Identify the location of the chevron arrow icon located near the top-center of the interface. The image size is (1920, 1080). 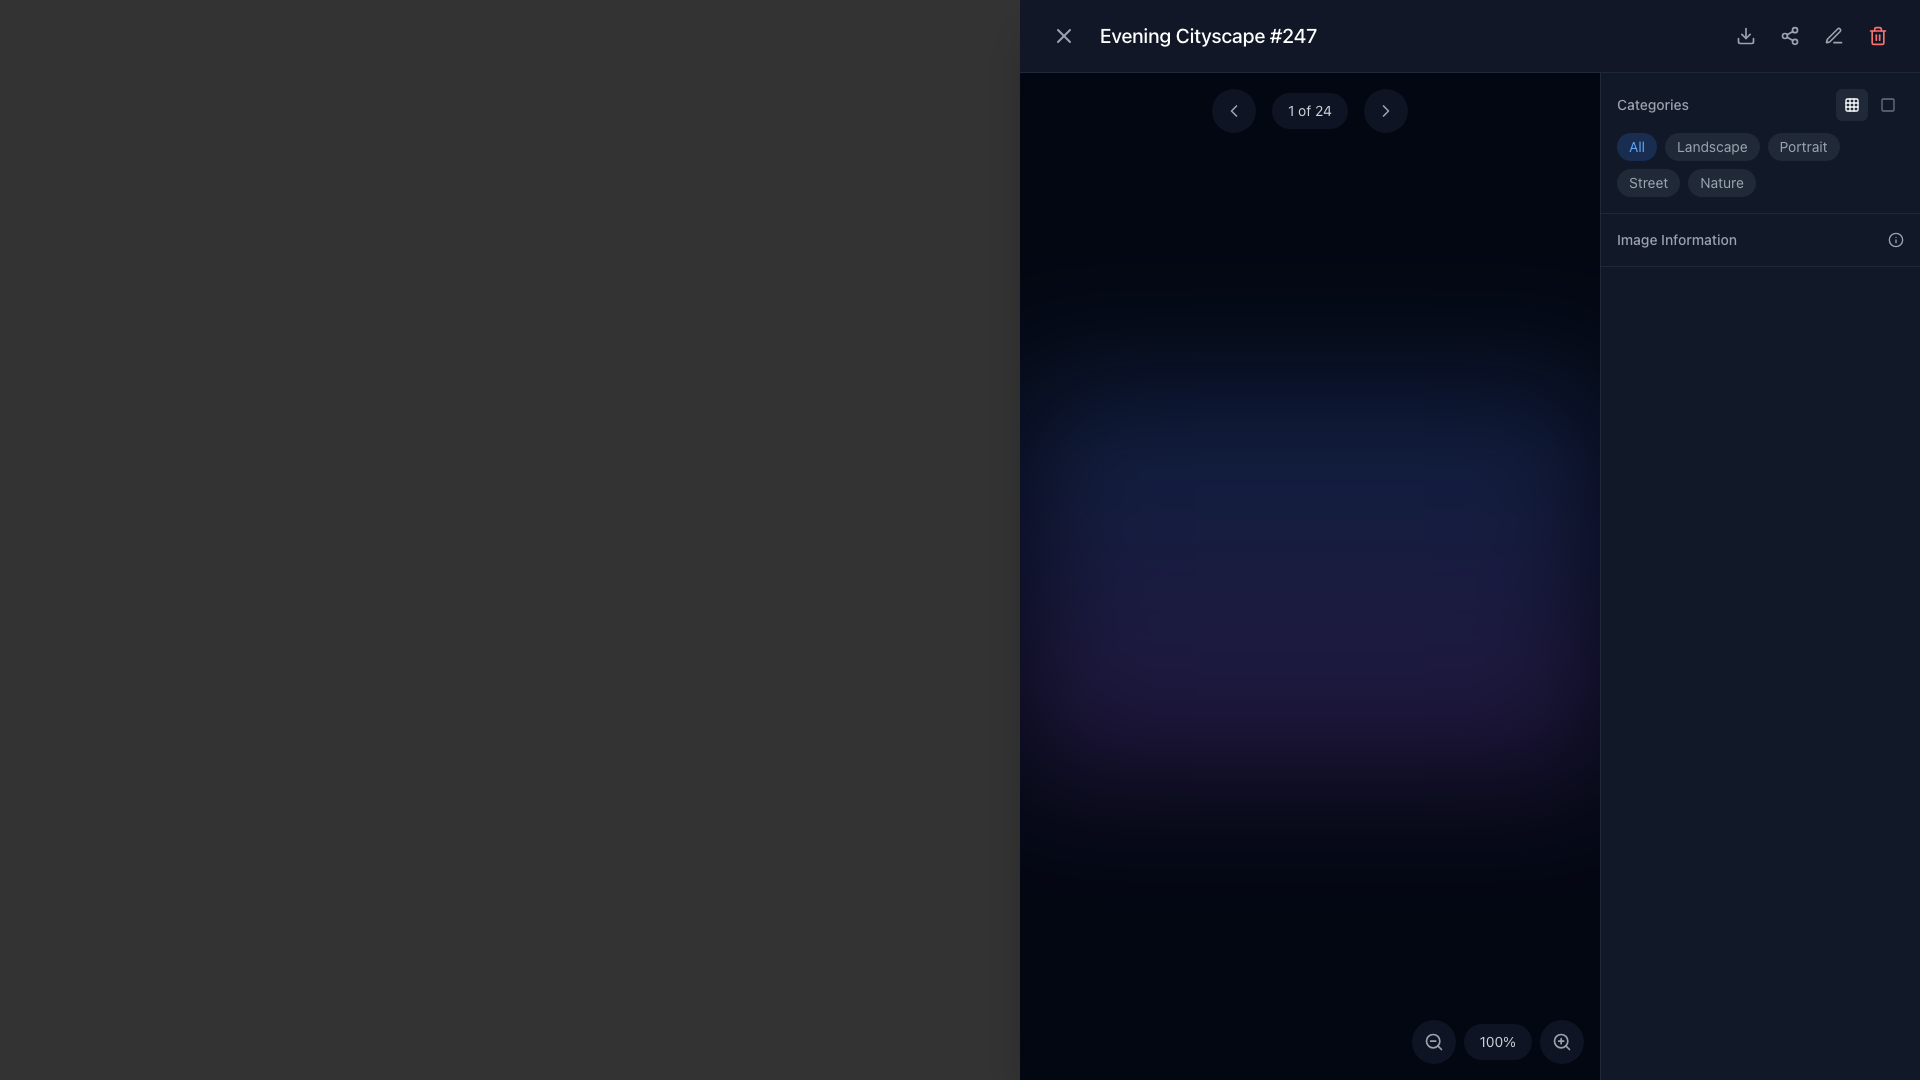
(1384, 111).